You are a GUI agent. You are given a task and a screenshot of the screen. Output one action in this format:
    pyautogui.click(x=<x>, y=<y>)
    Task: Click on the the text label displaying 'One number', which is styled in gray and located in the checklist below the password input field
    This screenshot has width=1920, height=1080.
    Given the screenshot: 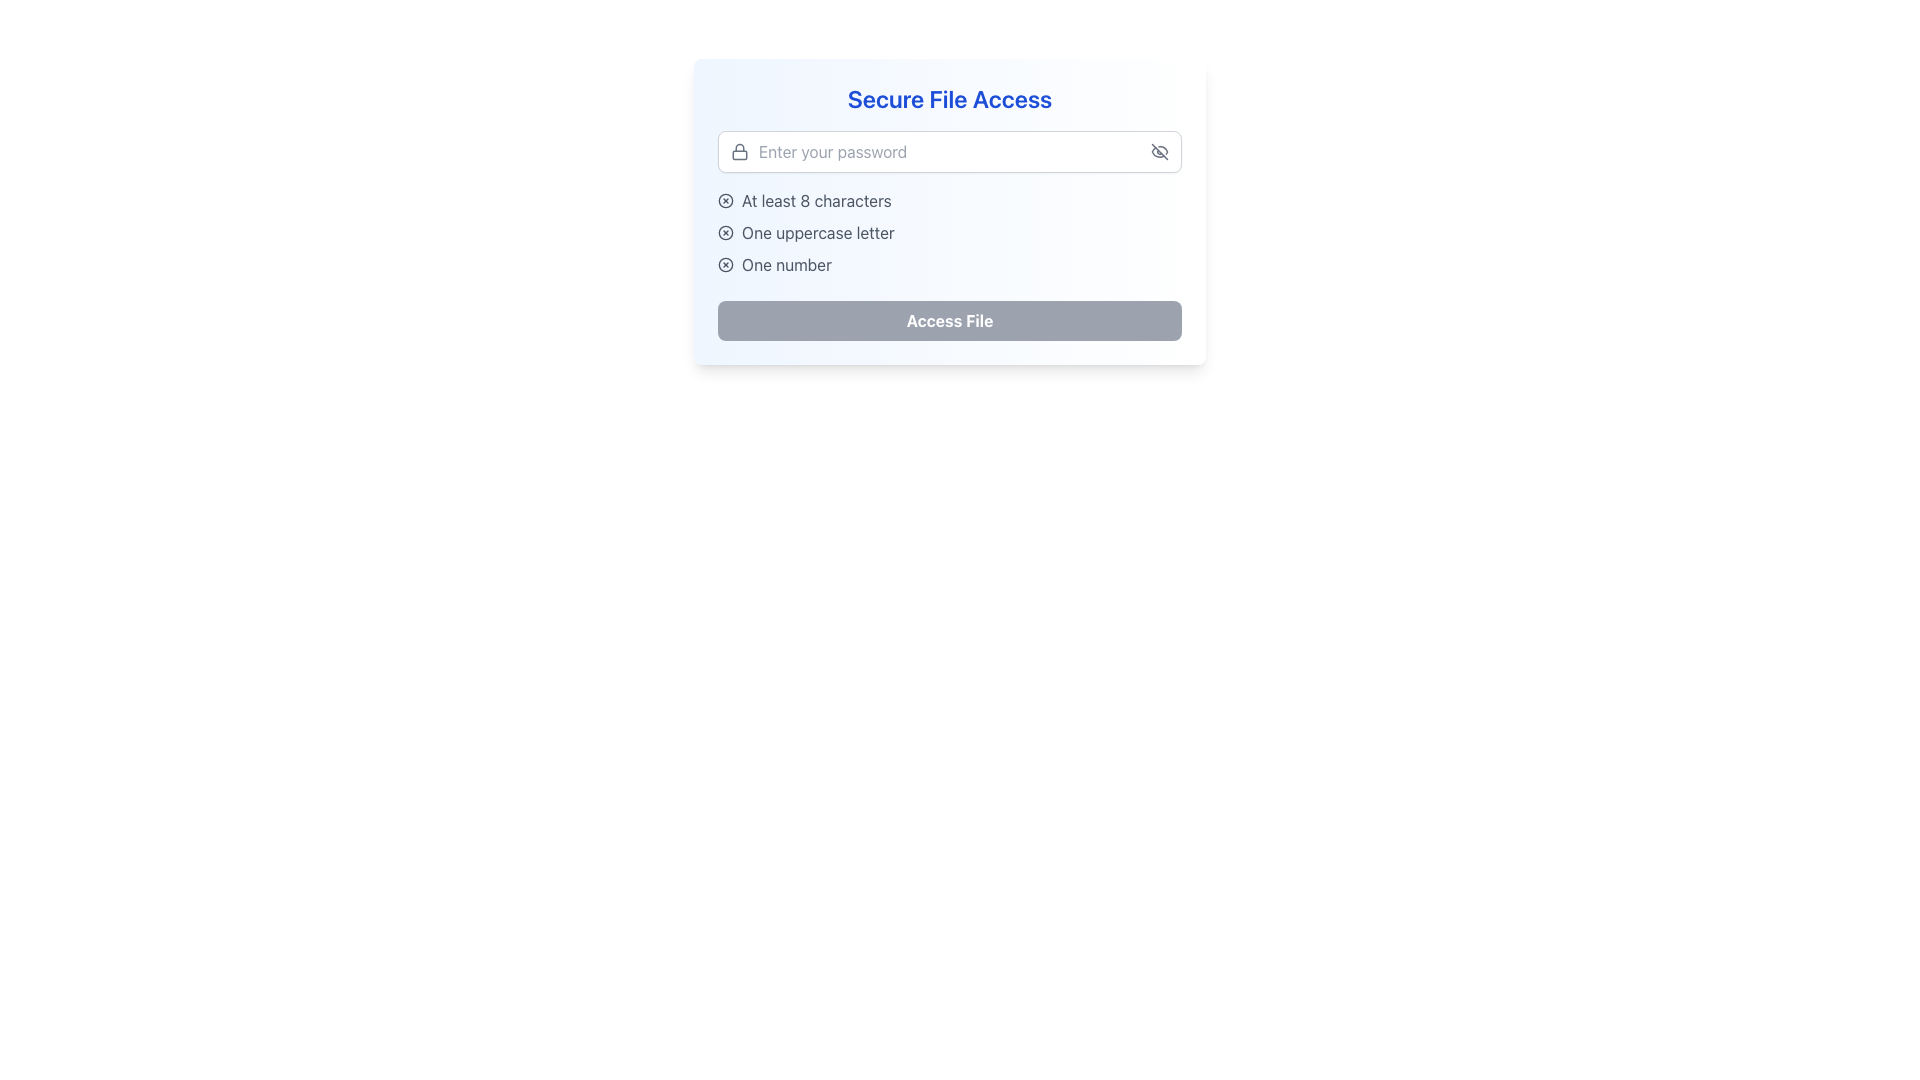 What is the action you would take?
    pyautogui.click(x=786, y=264)
    